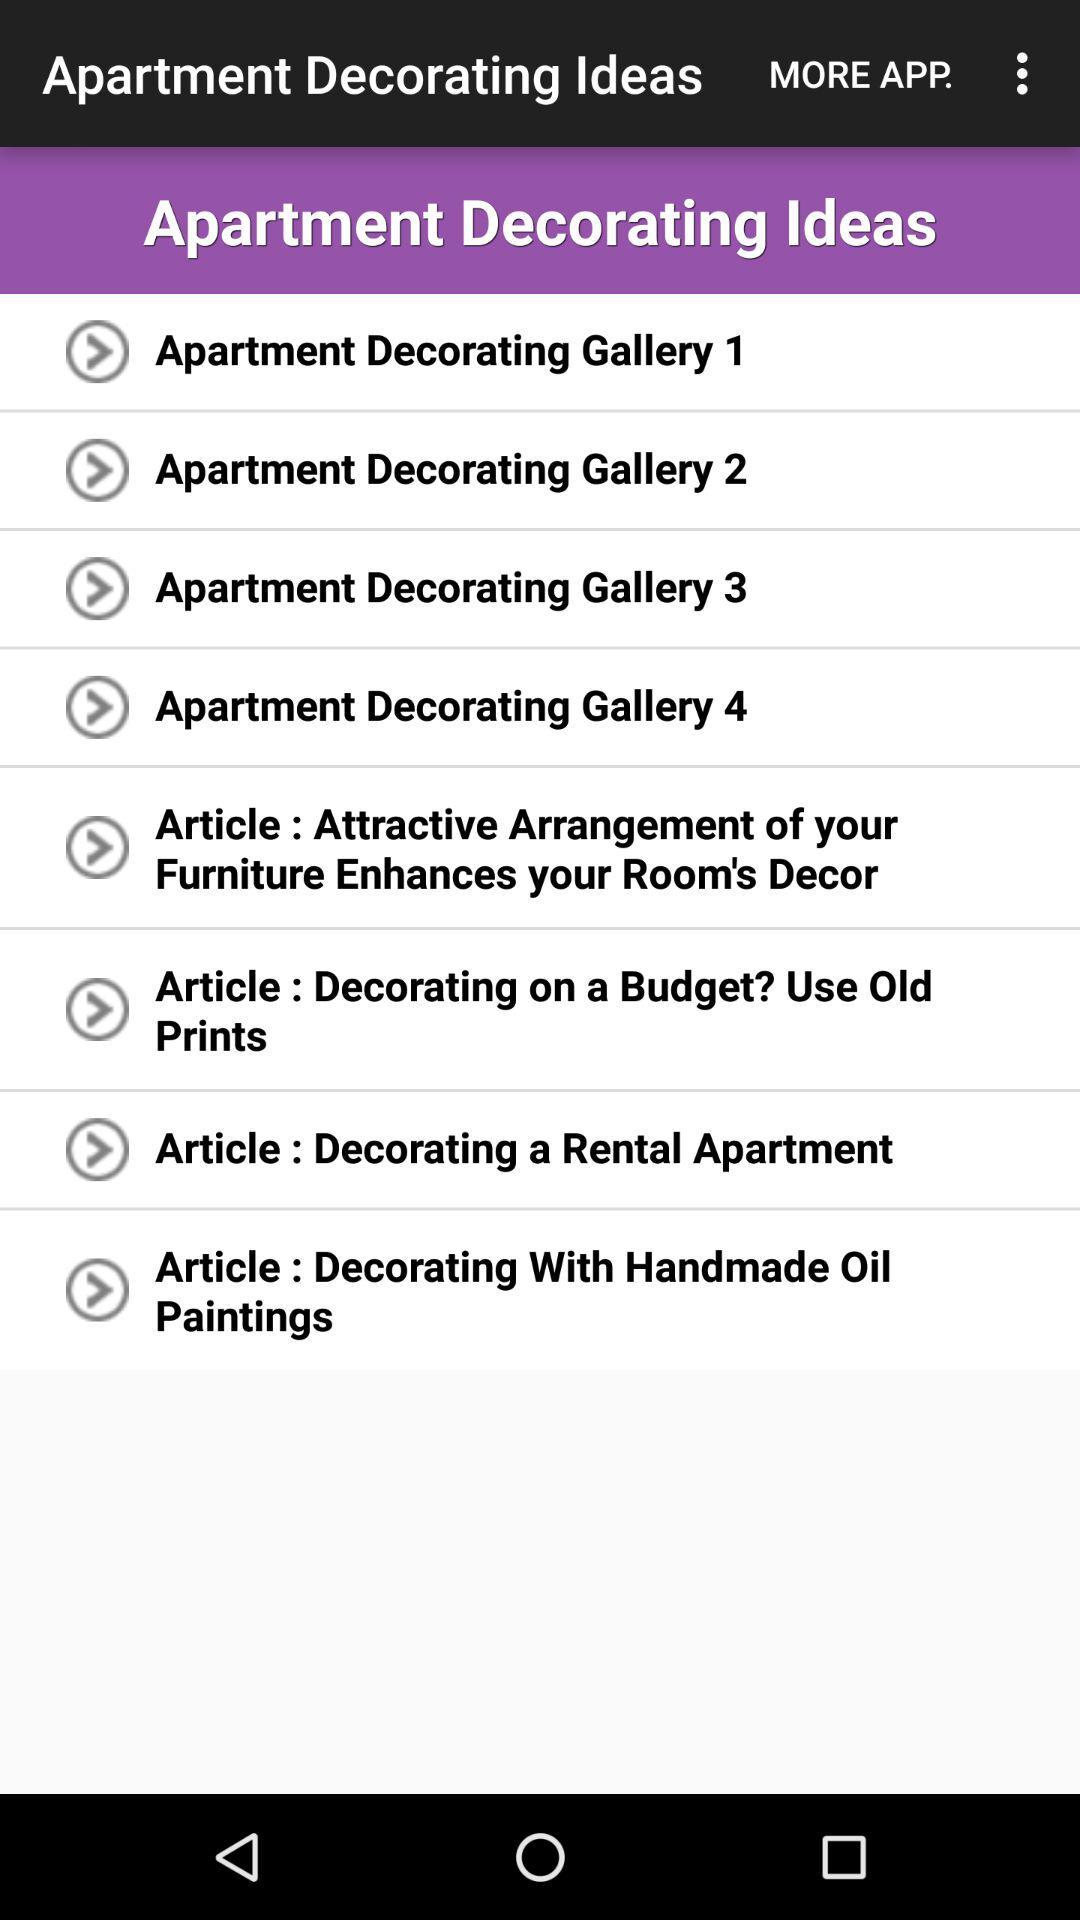 This screenshot has height=1920, width=1080. Describe the element at coordinates (860, 73) in the screenshot. I see `icon next to the apartment decorating ideas icon` at that location.